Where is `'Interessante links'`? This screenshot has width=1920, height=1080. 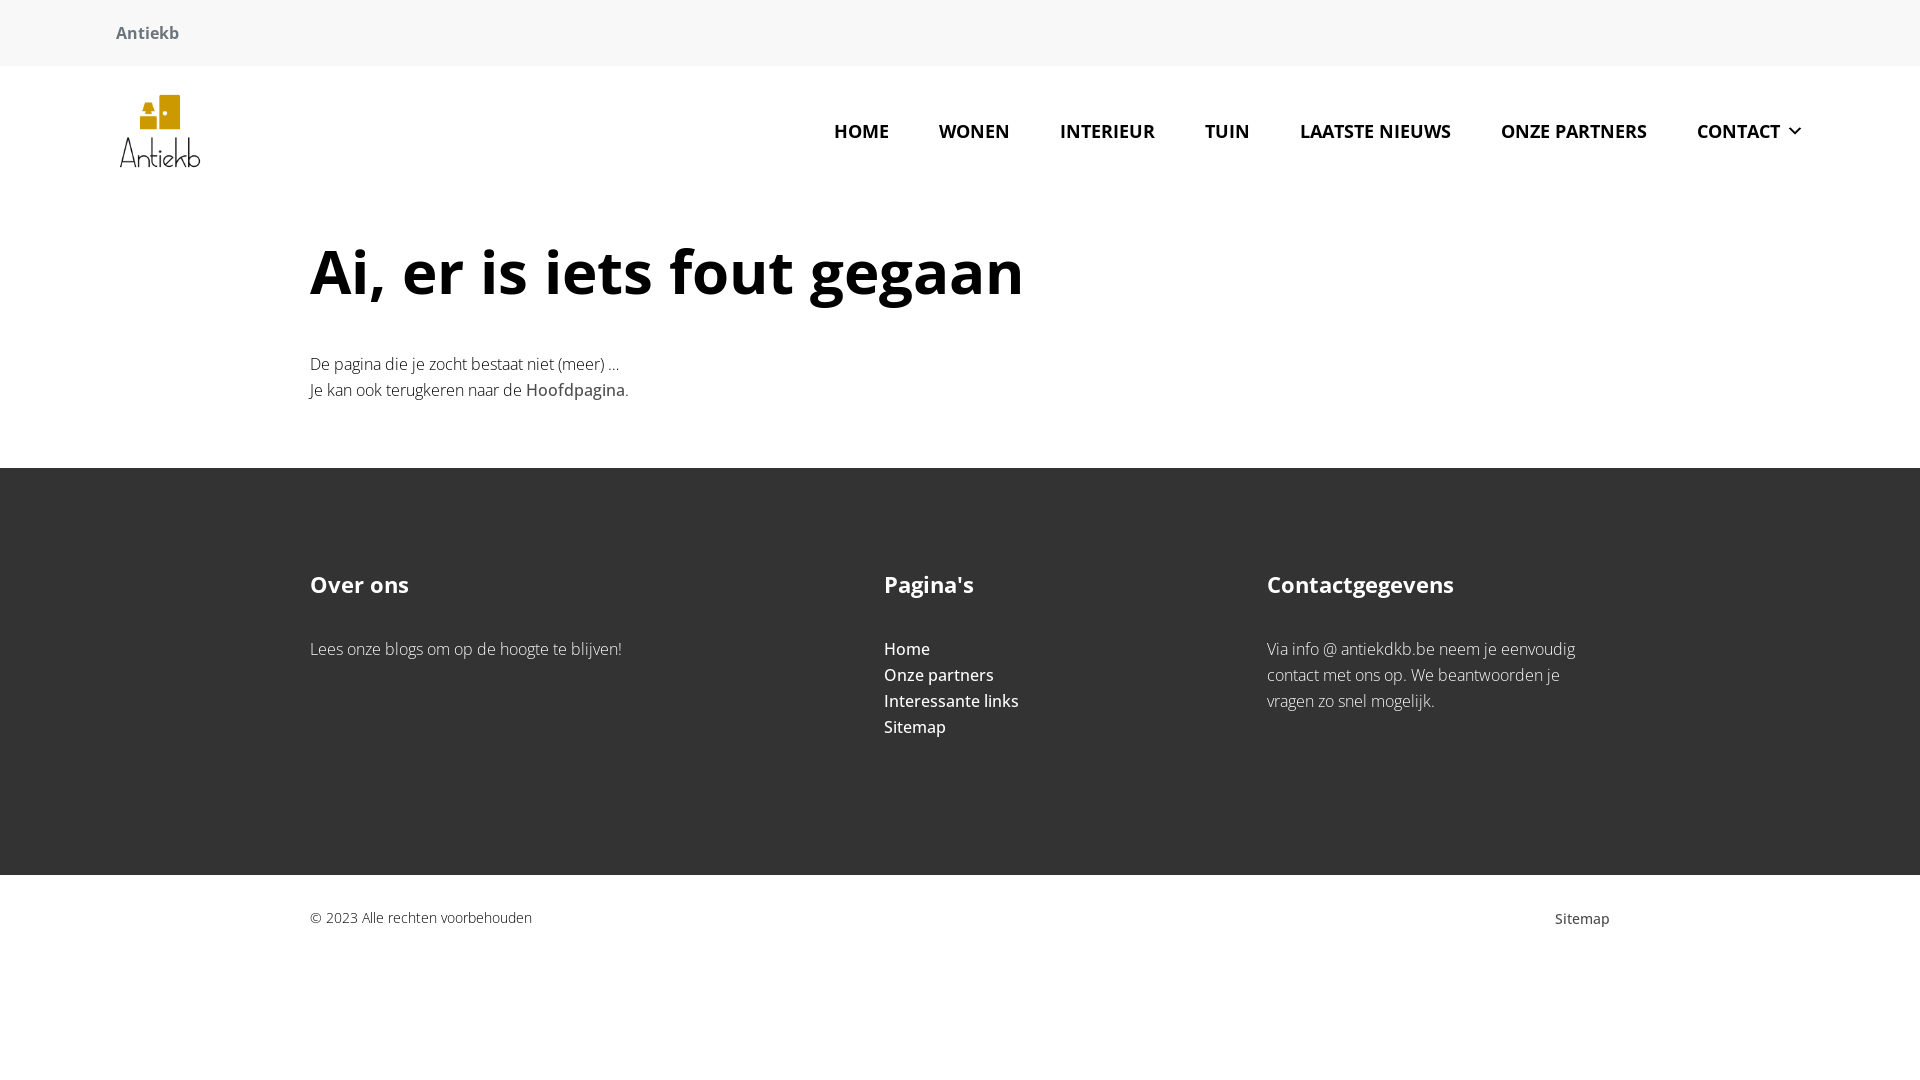
'Interessante links' is located at coordinates (950, 700).